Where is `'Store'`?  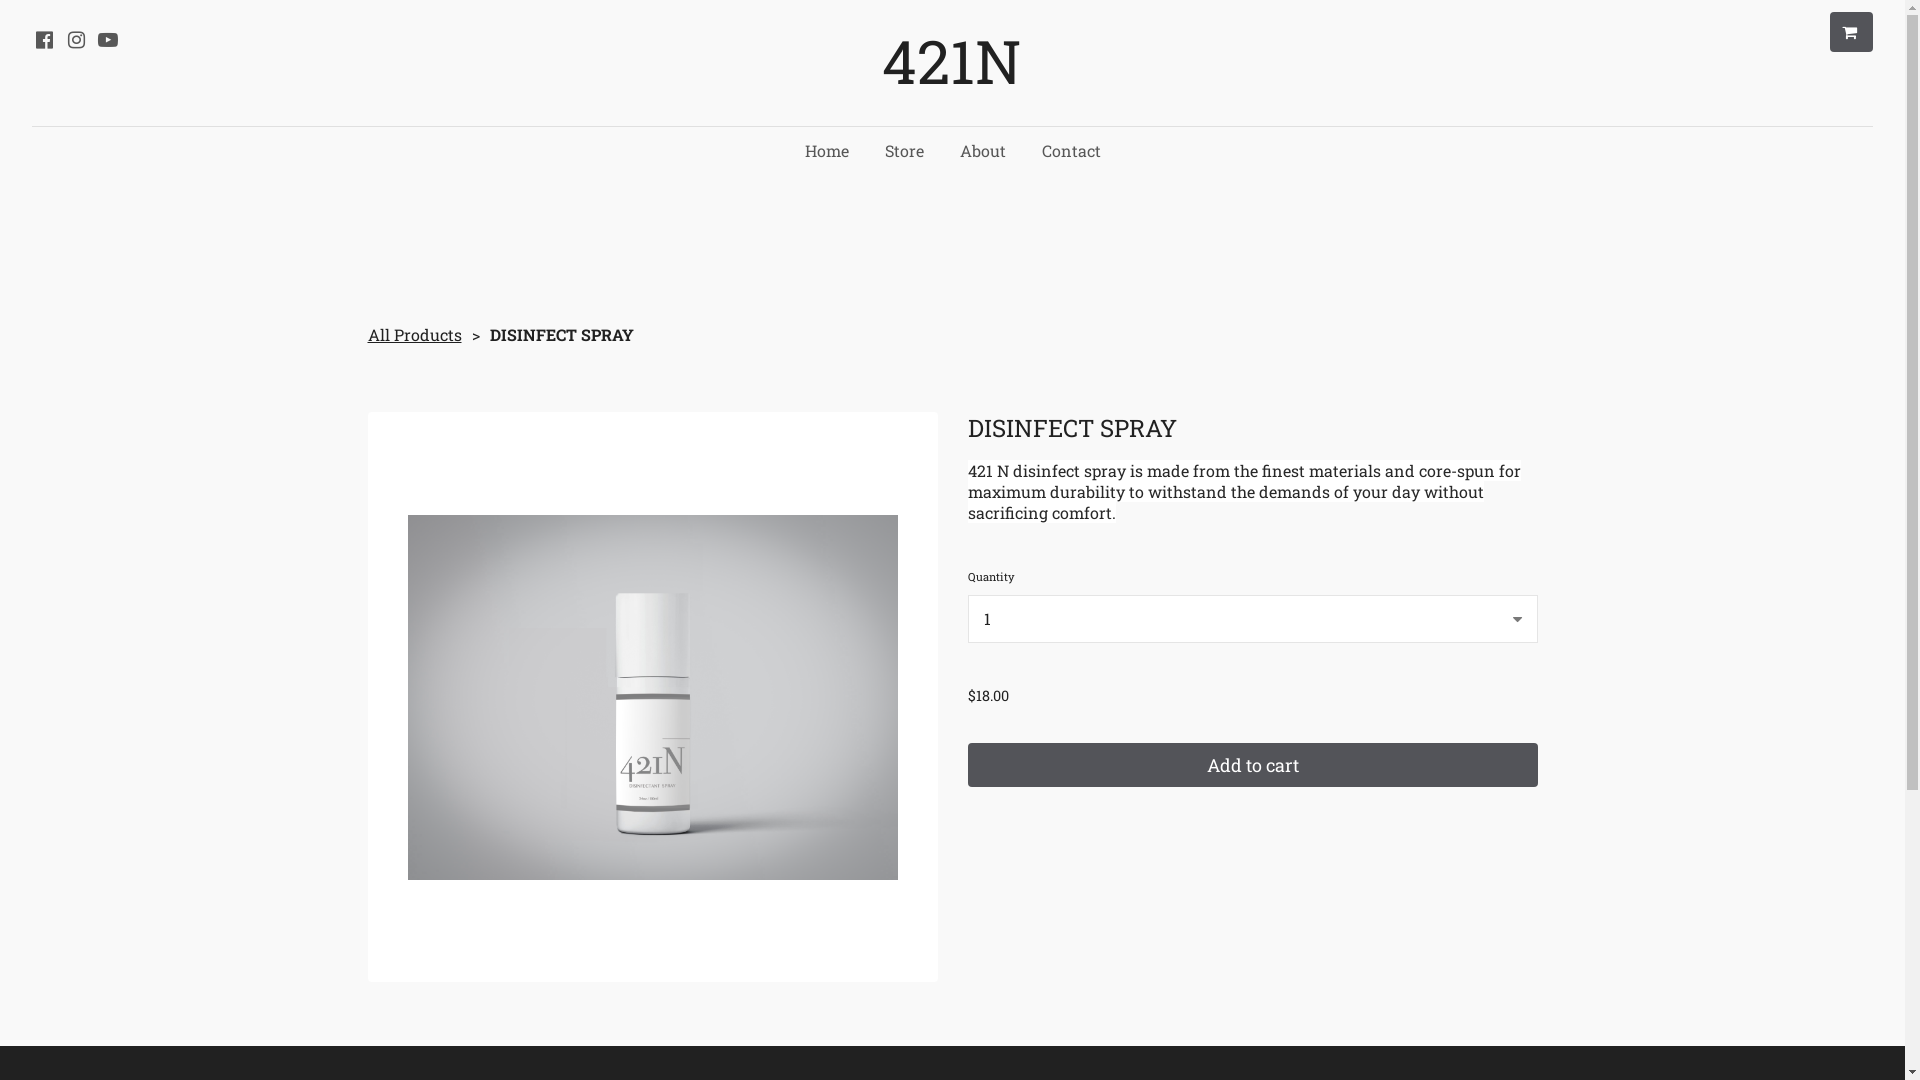 'Store' is located at coordinates (902, 149).